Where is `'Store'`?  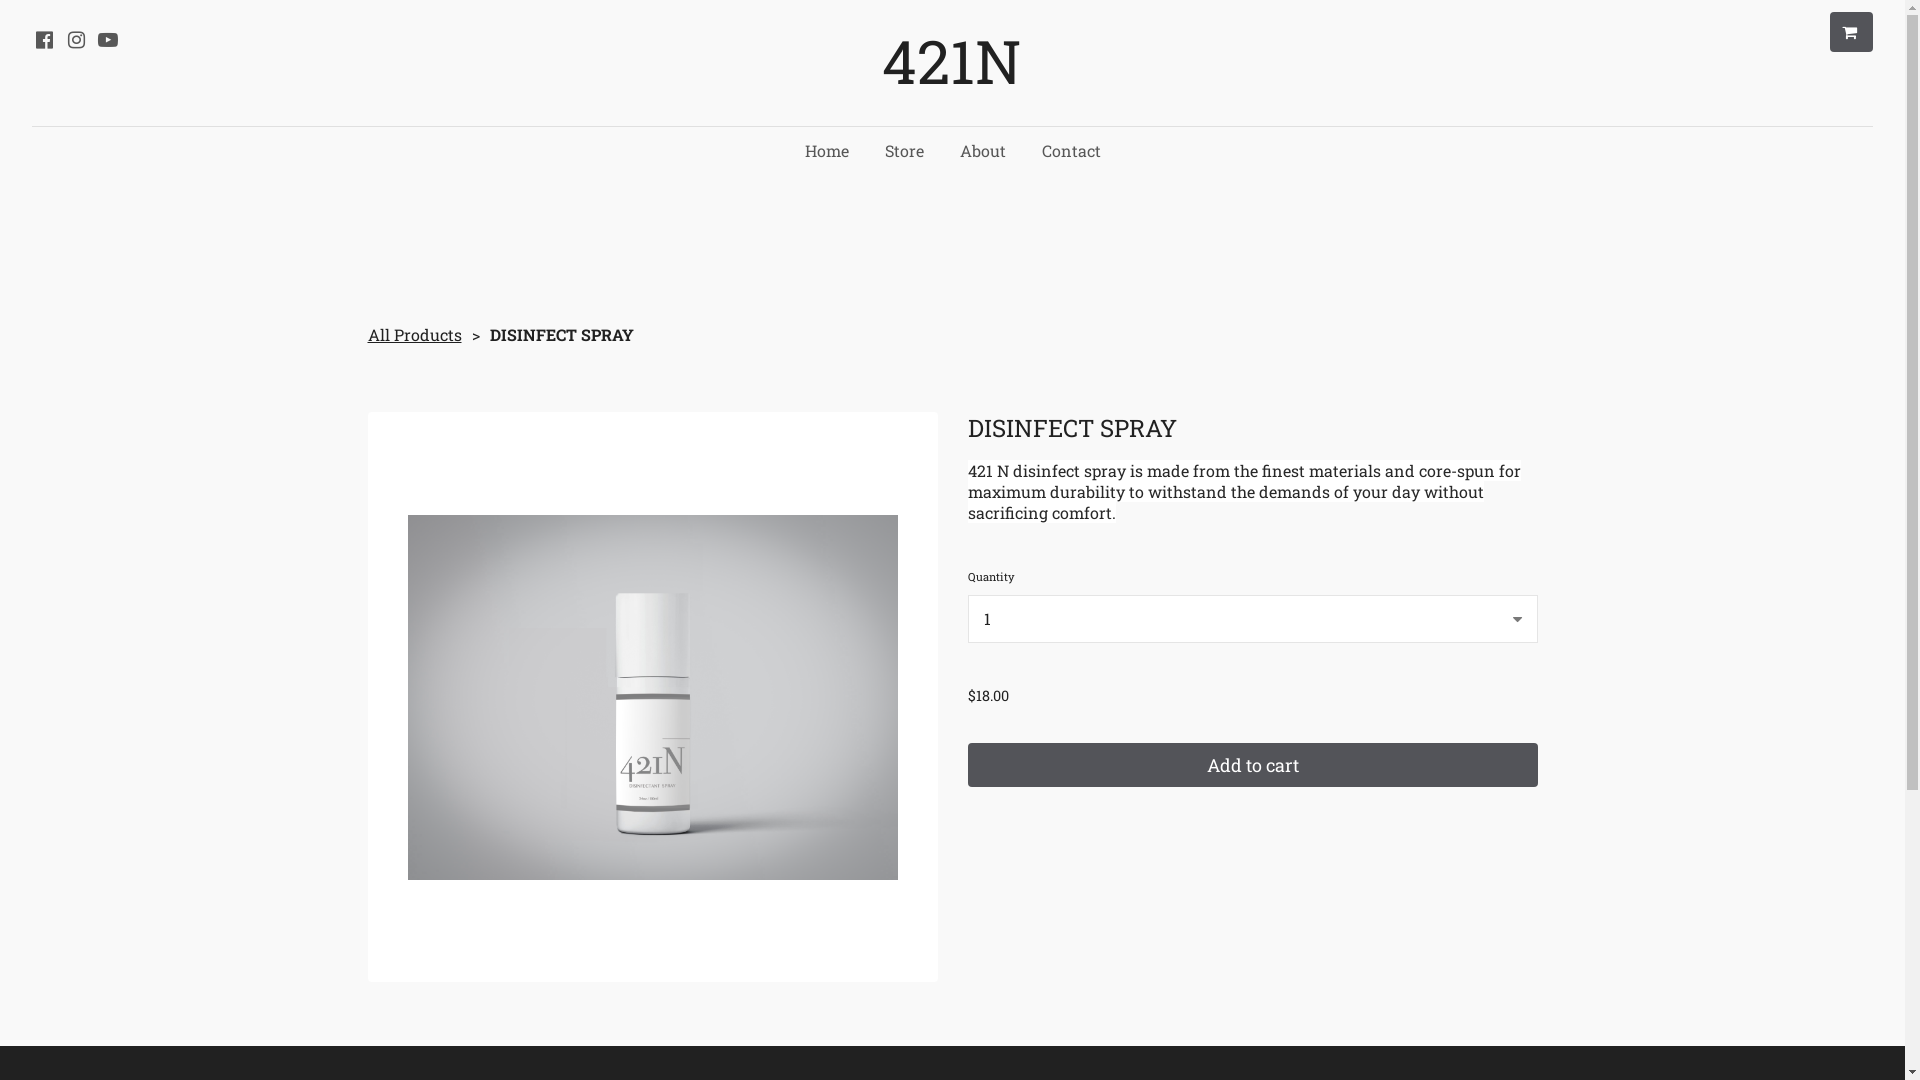 'Store' is located at coordinates (902, 149).